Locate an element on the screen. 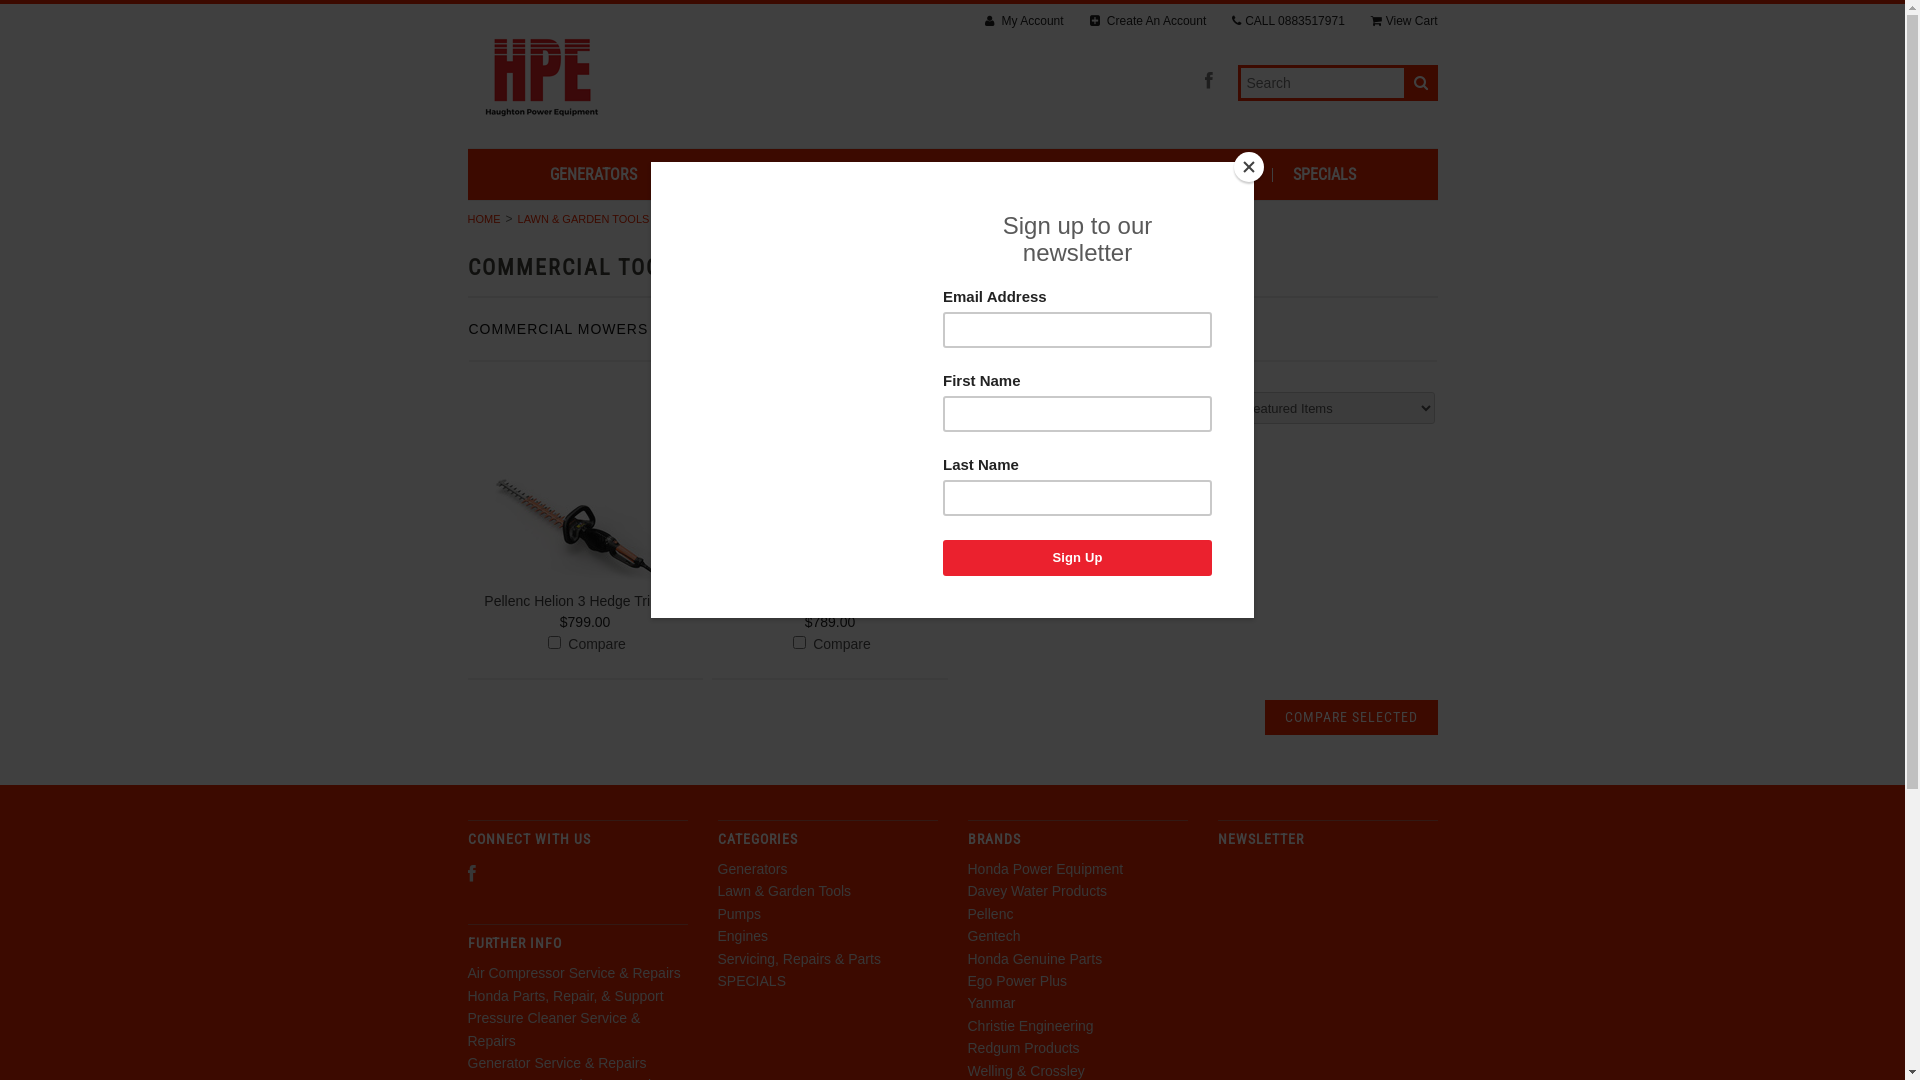  '773' is located at coordinates (798, 642).